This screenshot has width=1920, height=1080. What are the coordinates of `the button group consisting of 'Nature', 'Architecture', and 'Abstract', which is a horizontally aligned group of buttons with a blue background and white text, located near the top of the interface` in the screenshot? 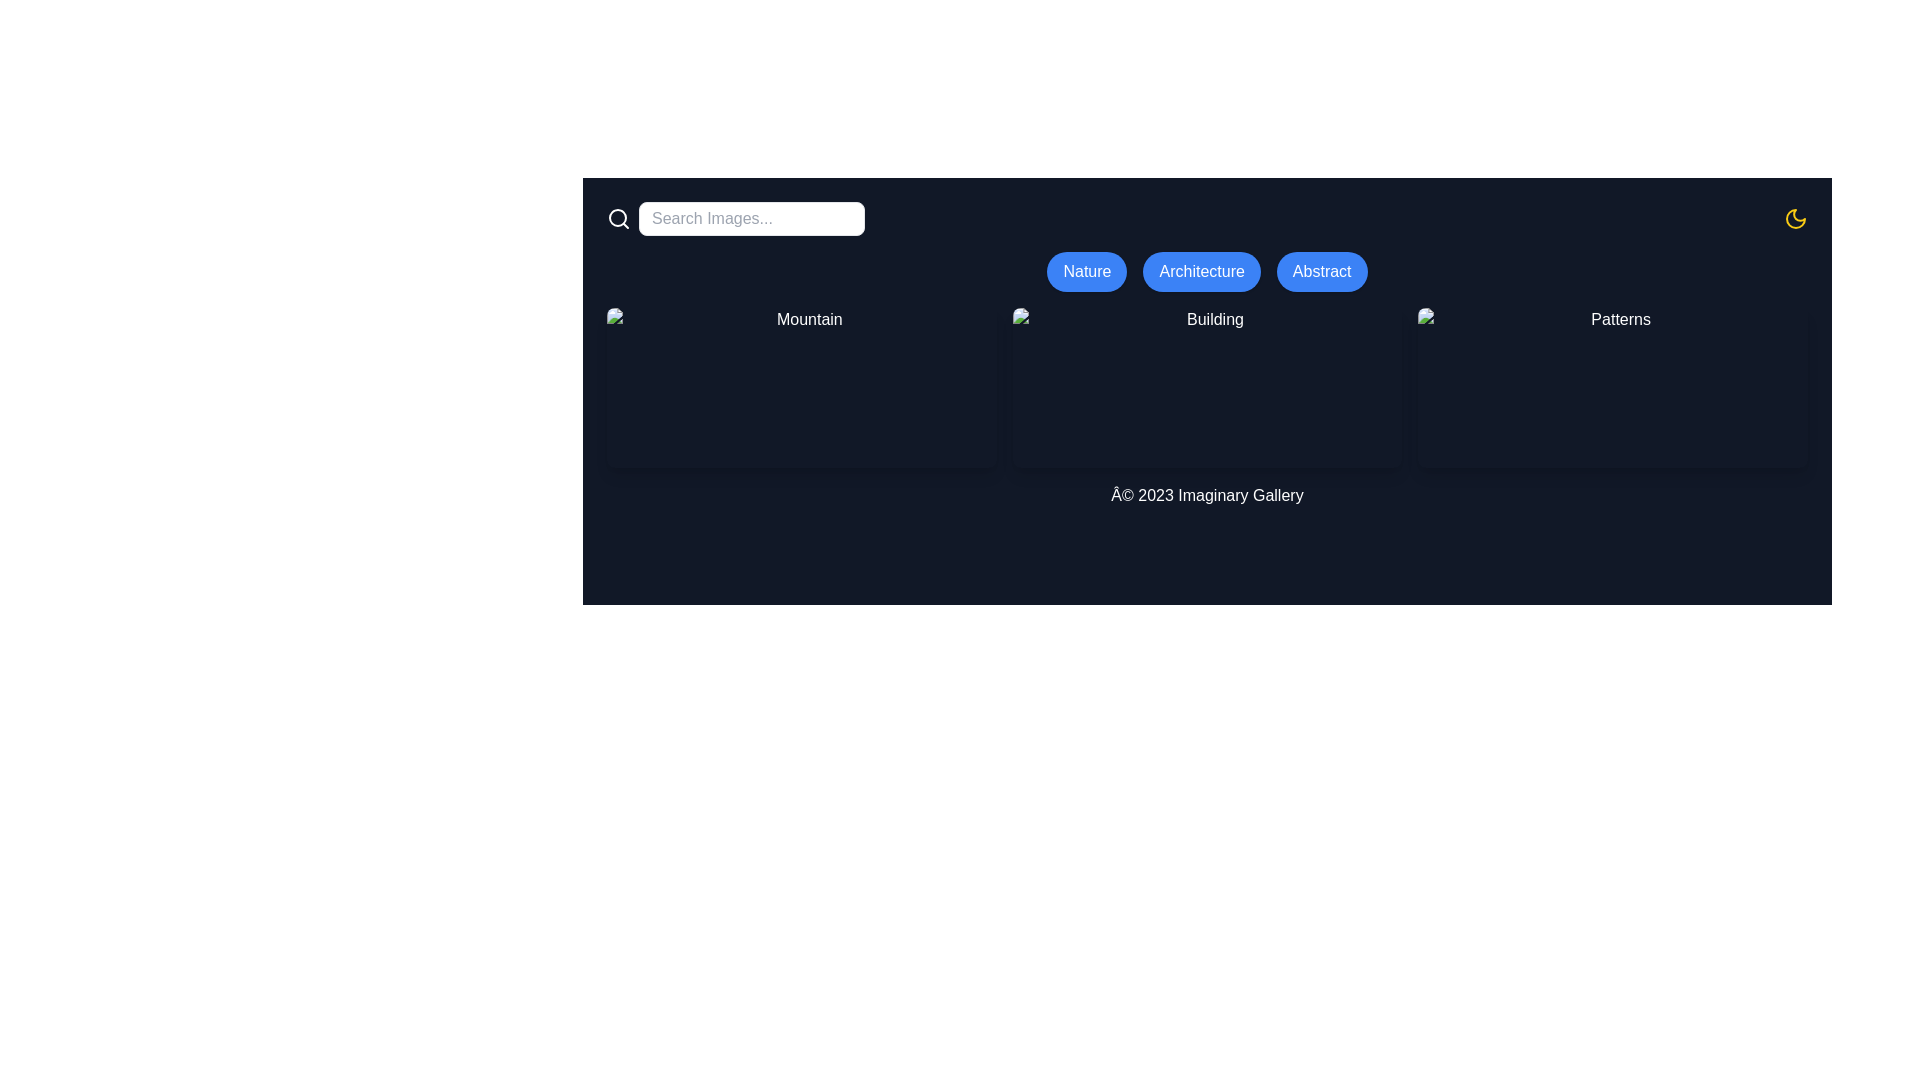 It's located at (1206, 272).